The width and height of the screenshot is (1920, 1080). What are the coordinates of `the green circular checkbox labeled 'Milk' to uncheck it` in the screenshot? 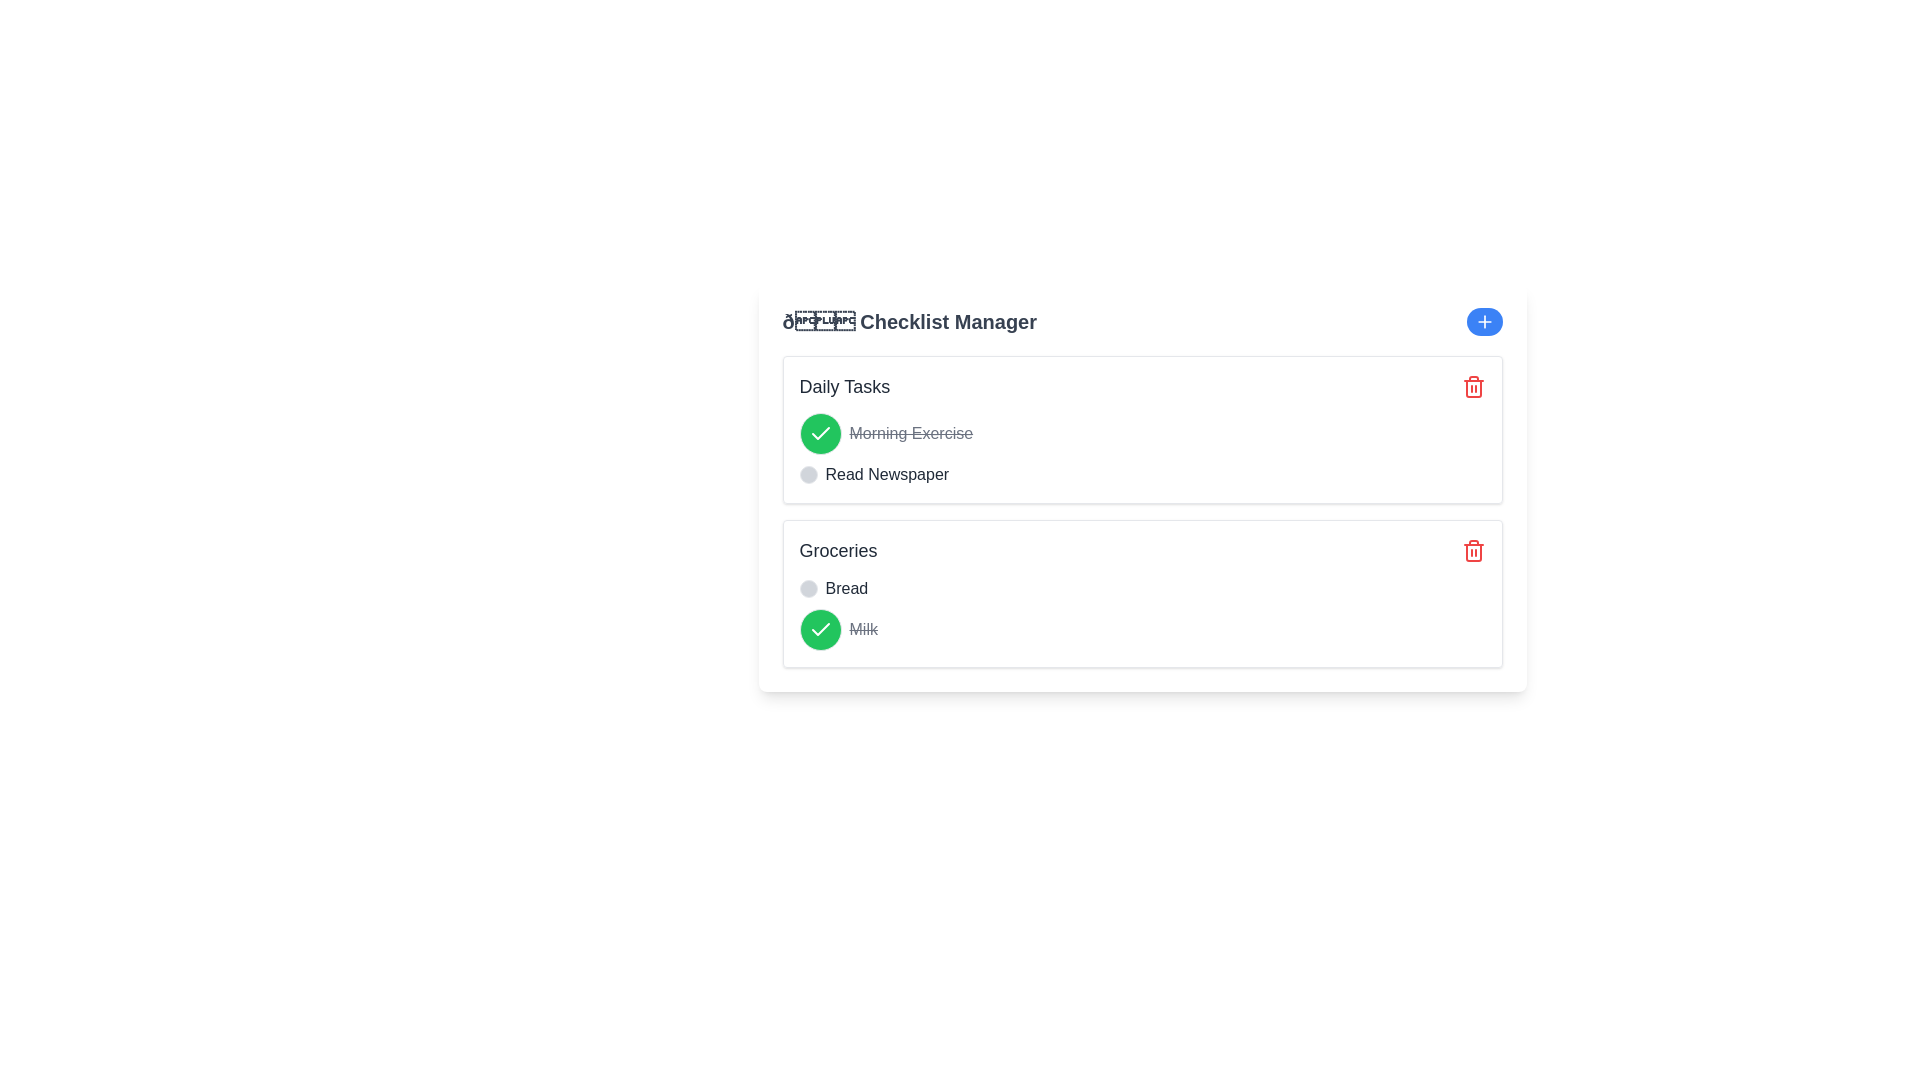 It's located at (1142, 628).